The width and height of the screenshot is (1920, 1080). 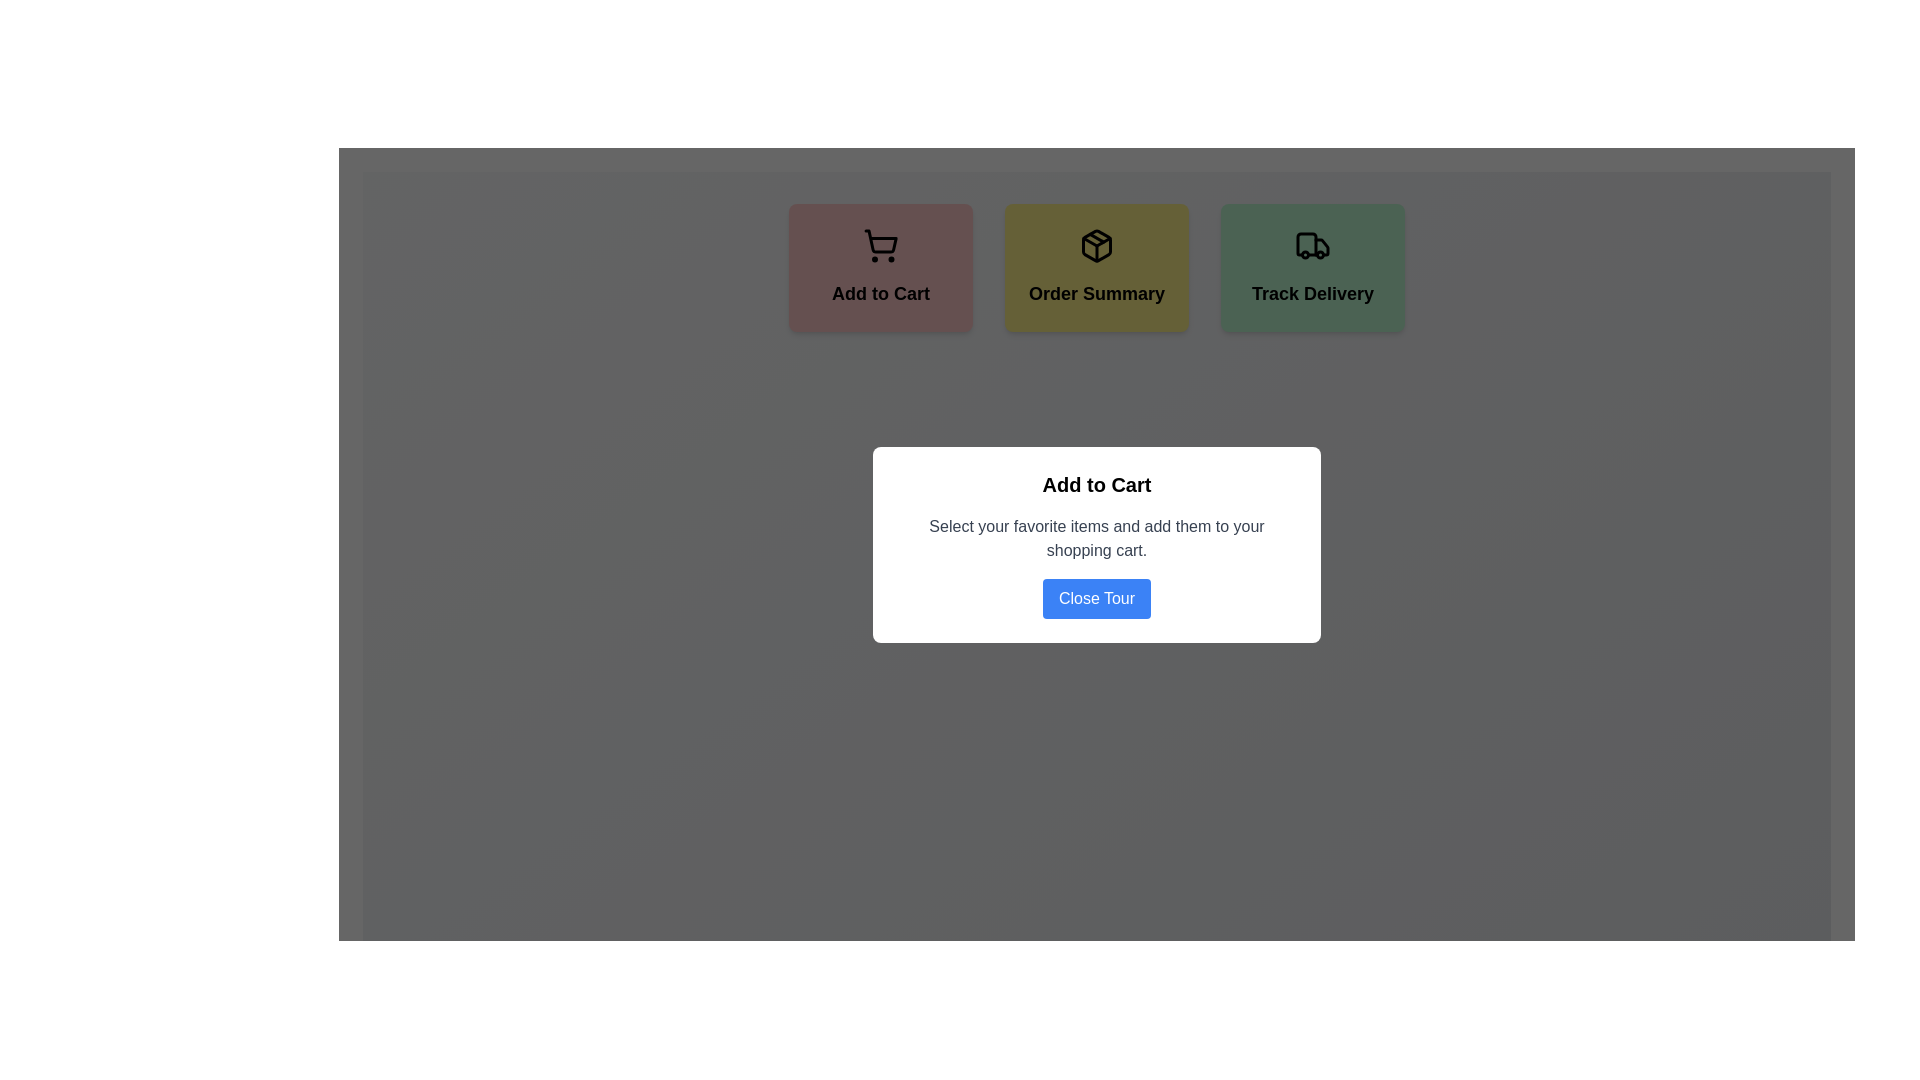 What do you see at coordinates (1096, 245) in the screenshot?
I see `the icon representing the order summary section located in the center area of the yellow card labeled 'Order Summary', positioned above the text within this card` at bounding box center [1096, 245].